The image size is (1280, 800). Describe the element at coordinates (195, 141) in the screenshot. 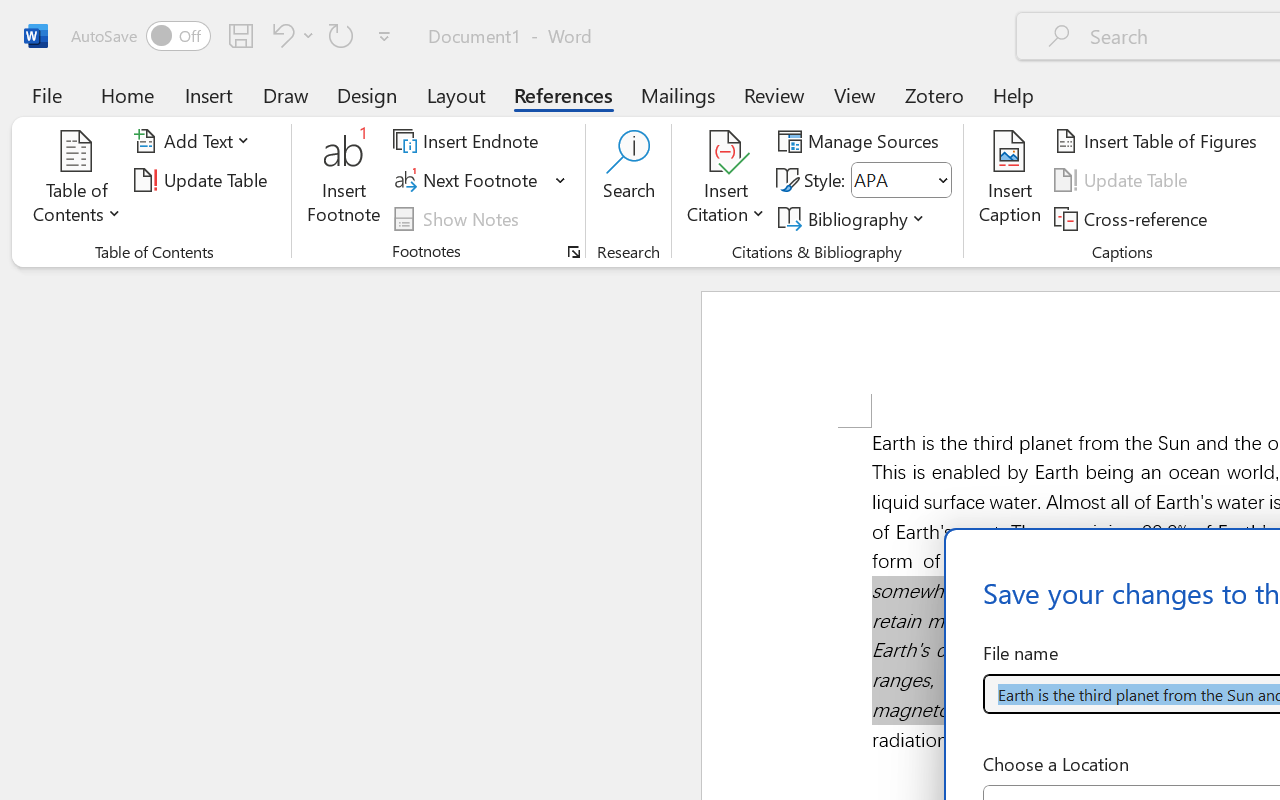

I see `'Add Text'` at that location.